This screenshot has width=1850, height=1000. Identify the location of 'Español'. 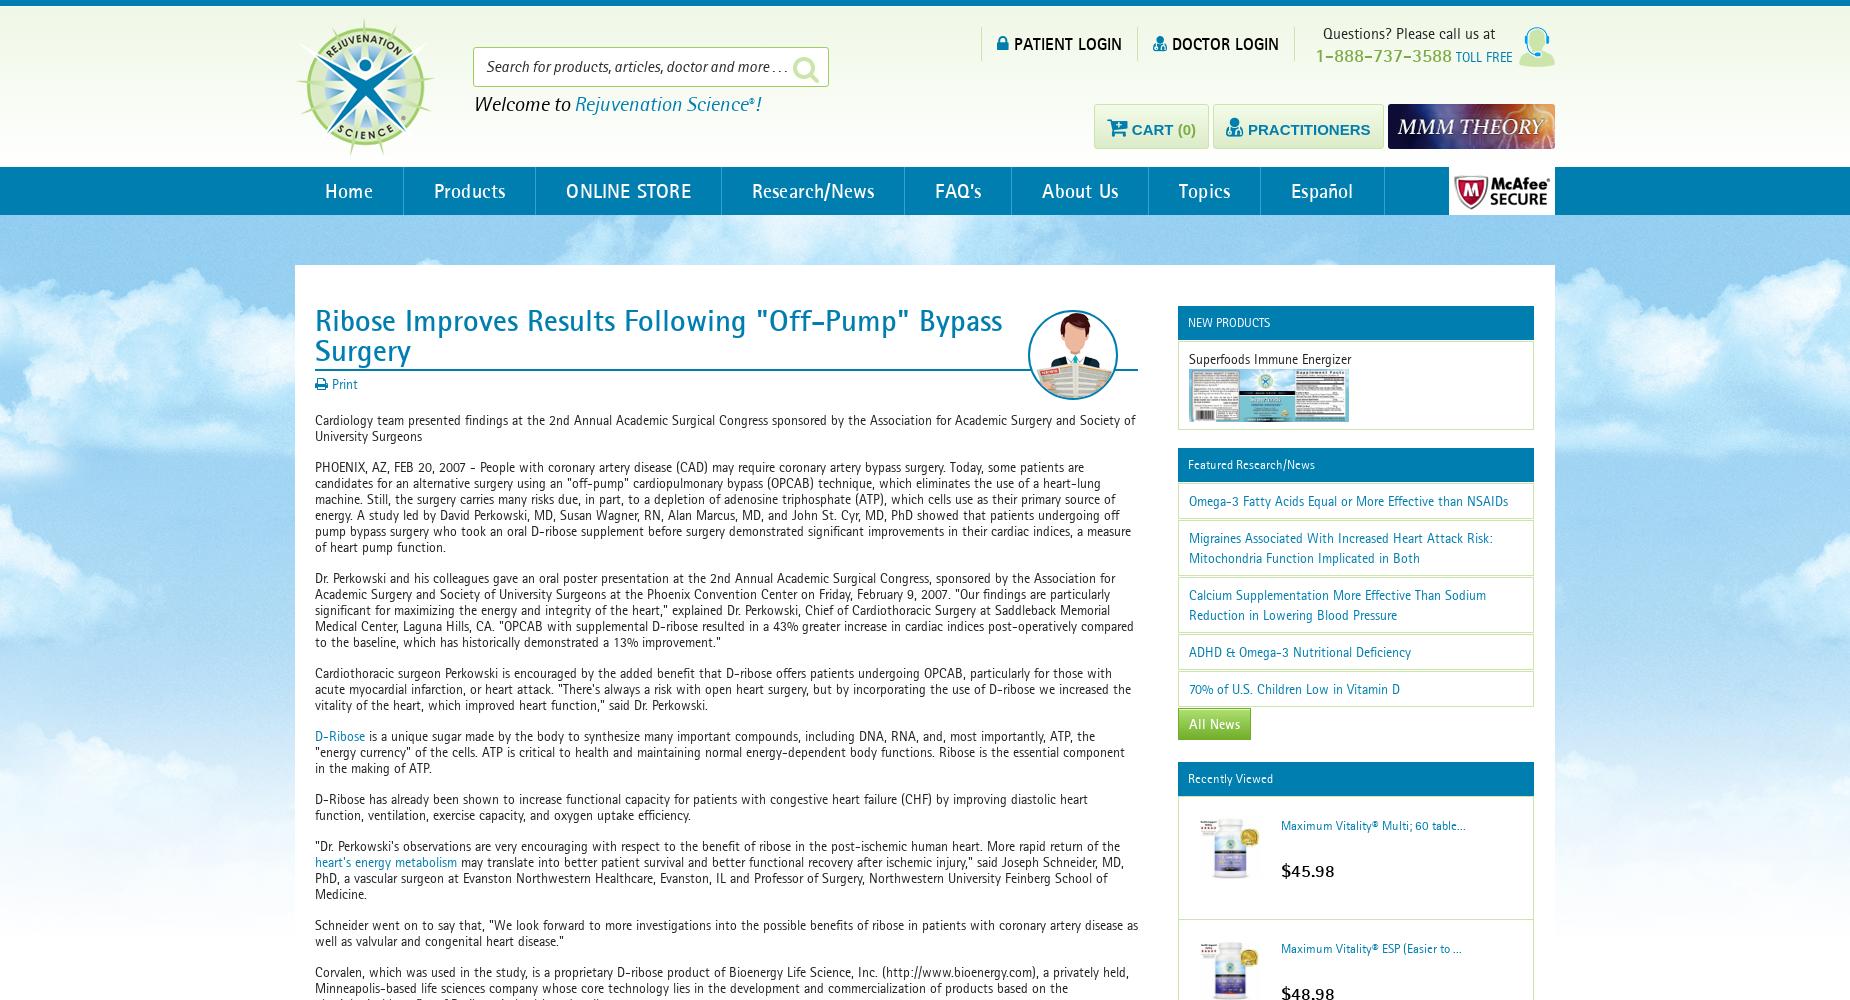
(1321, 190).